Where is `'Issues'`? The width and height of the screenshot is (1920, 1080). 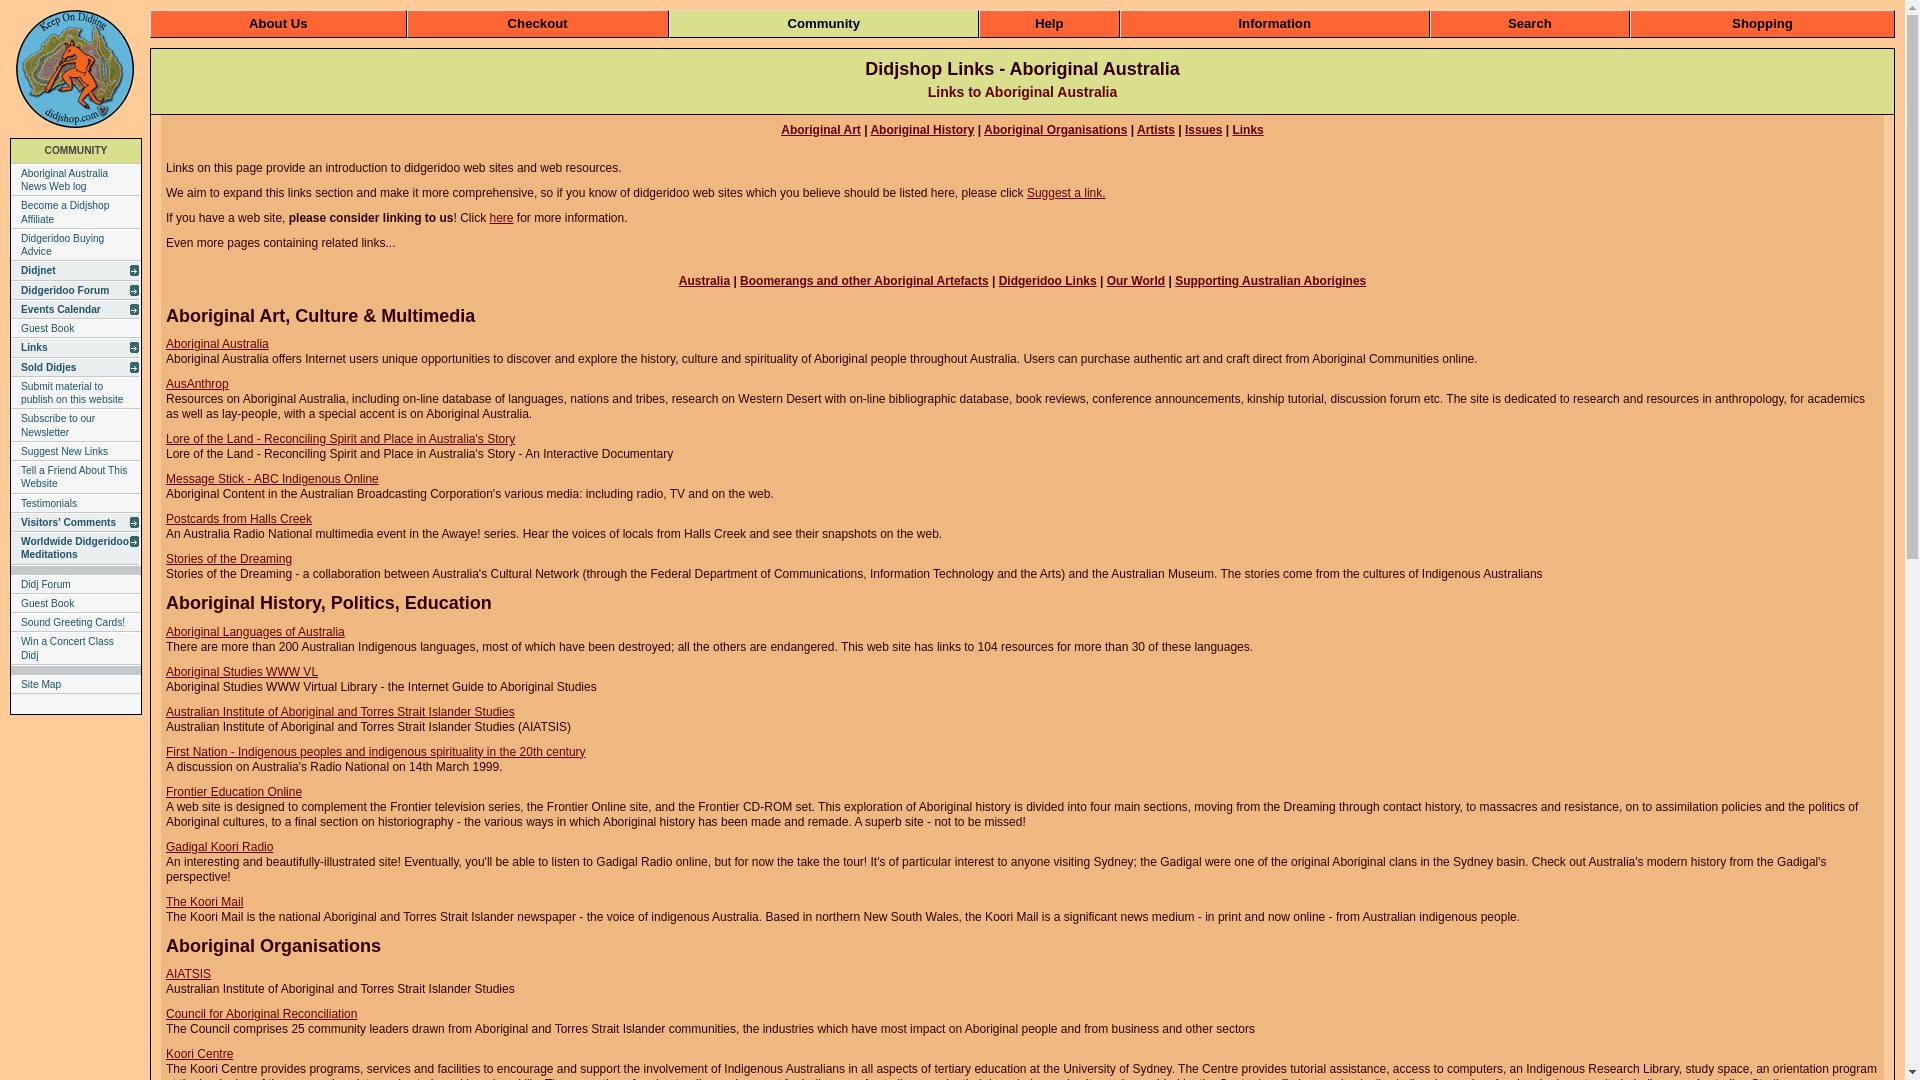
'Issues' is located at coordinates (1185, 130).